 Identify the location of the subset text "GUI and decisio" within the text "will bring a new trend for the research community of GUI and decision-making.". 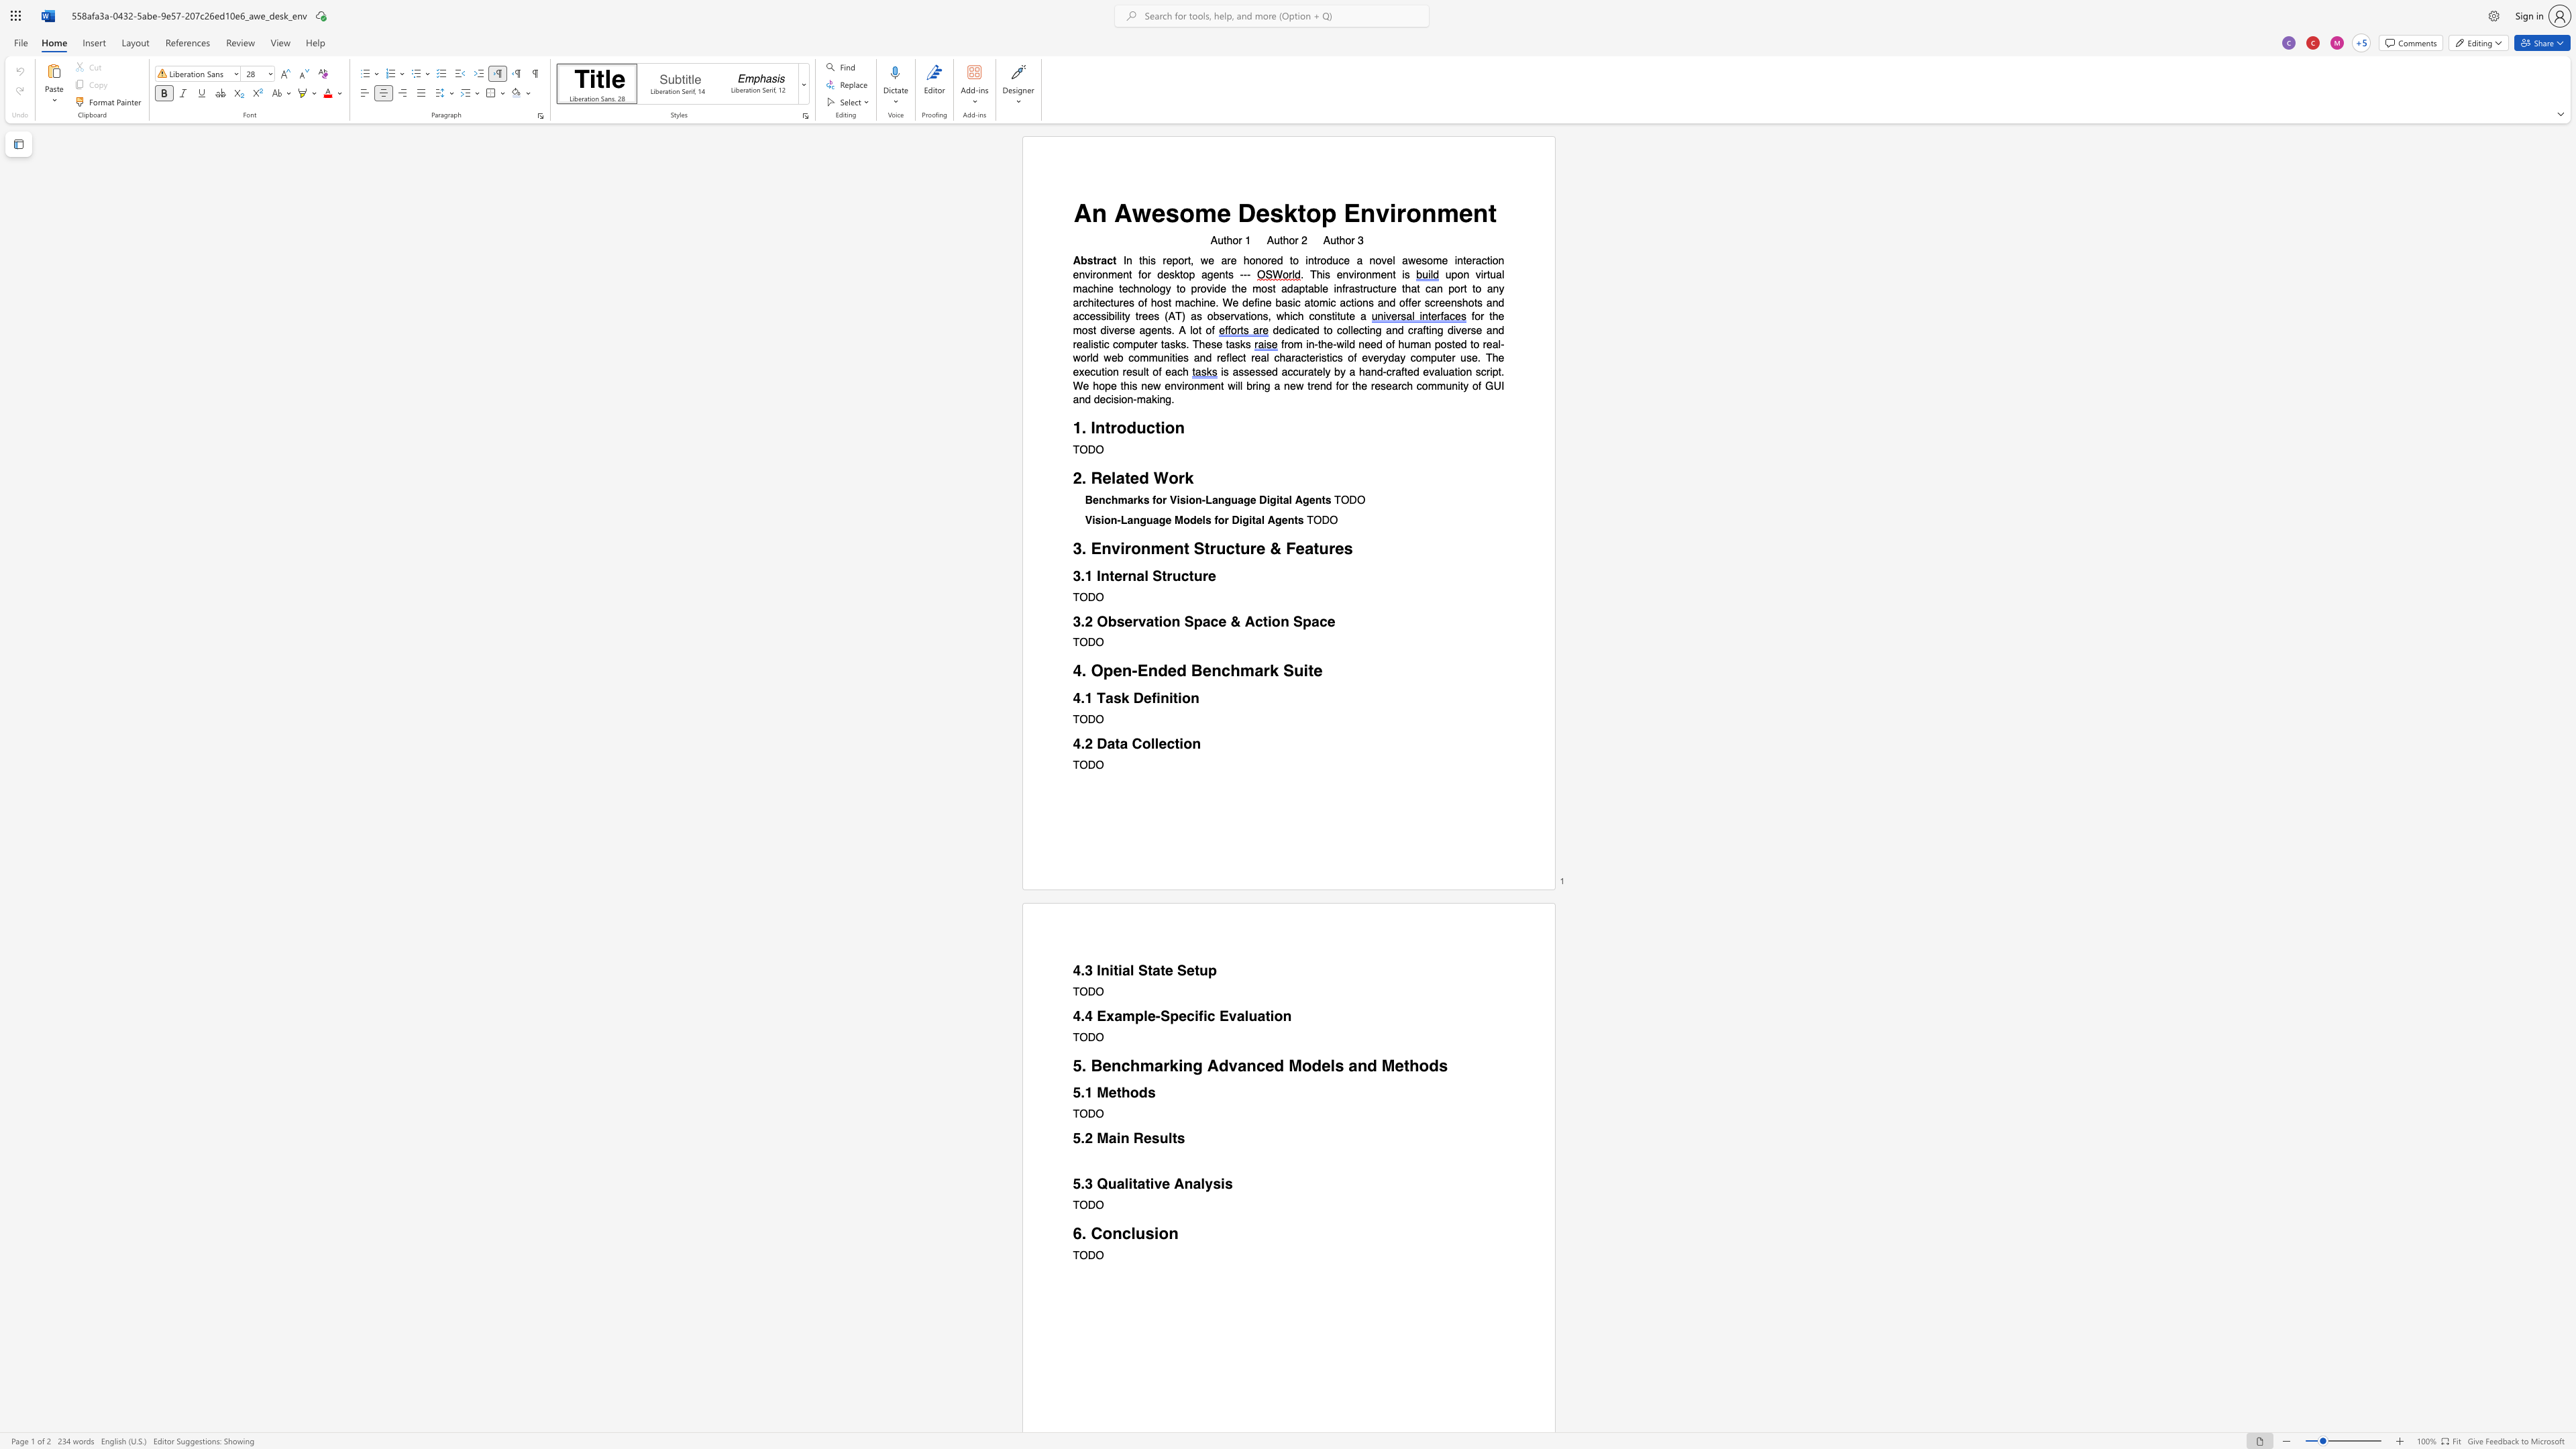
(1484, 386).